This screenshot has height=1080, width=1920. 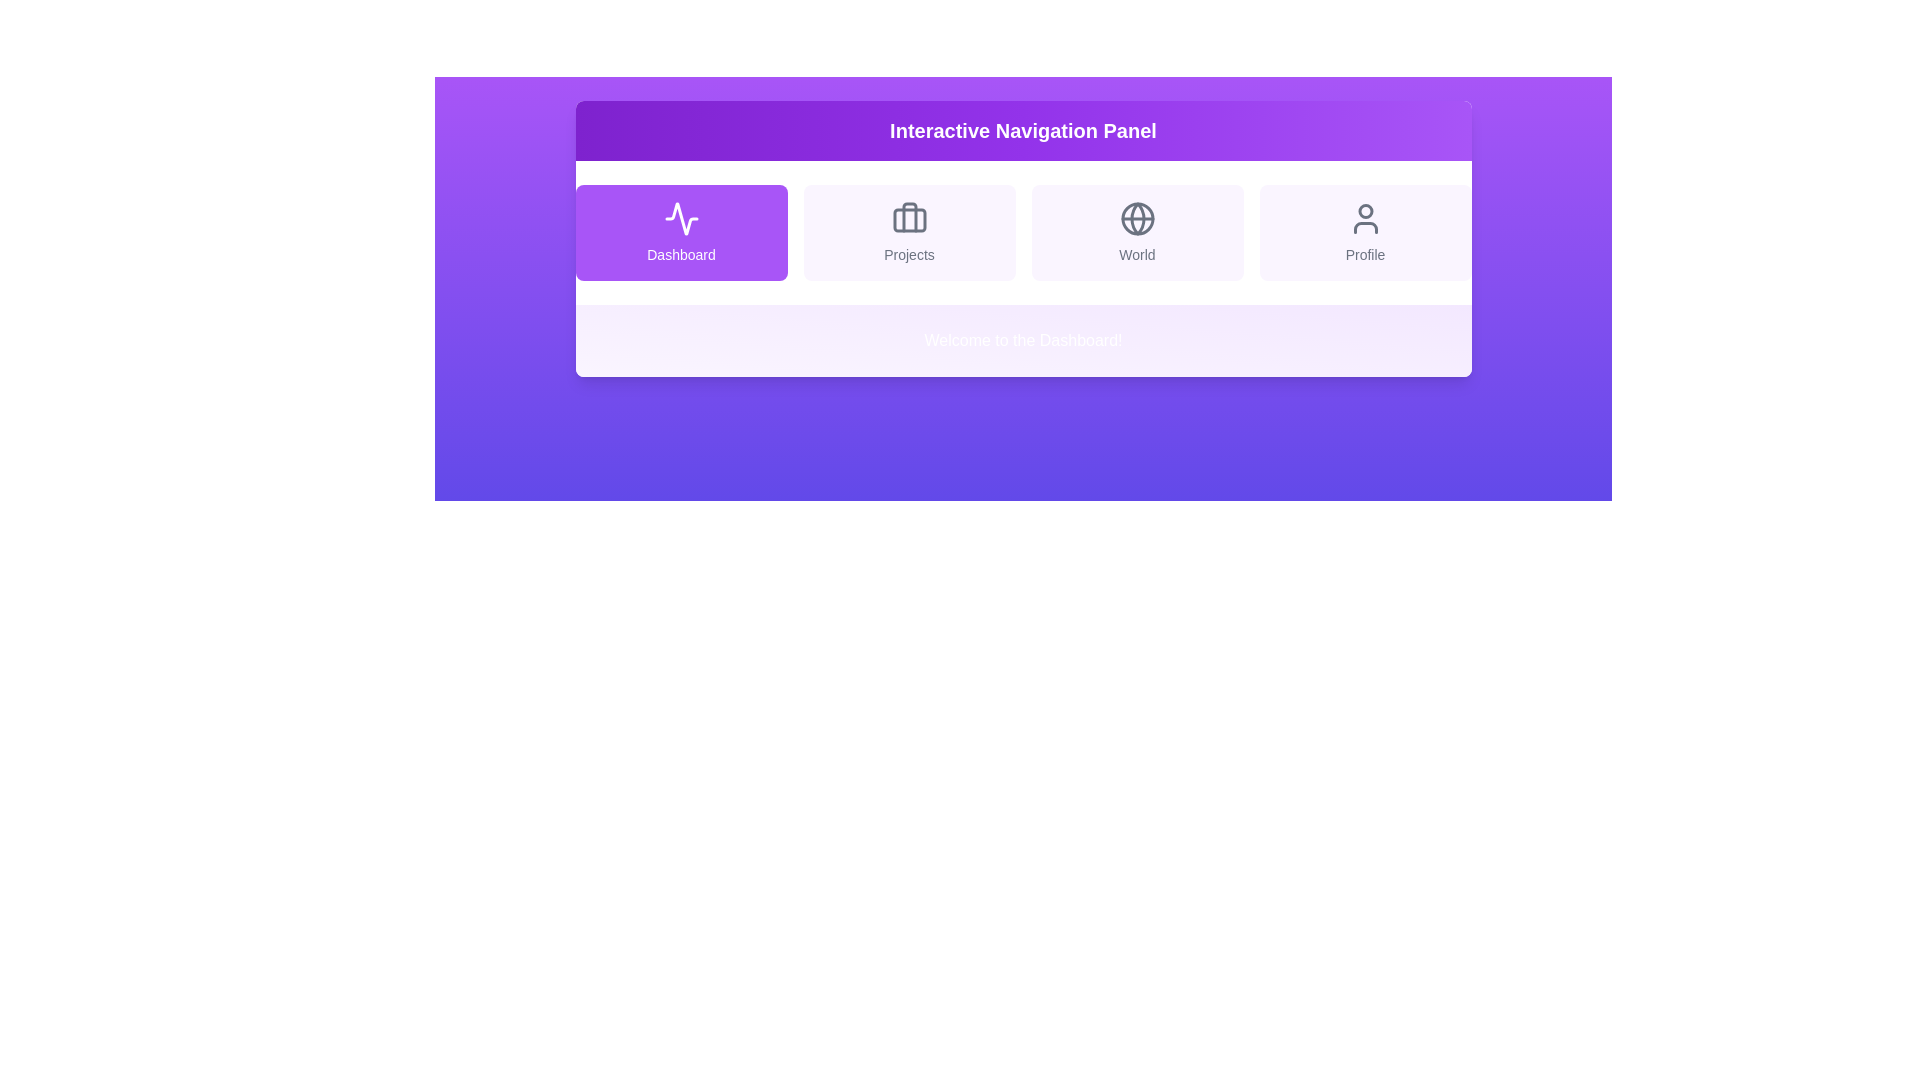 I want to click on the header element labeled 'Interactive Navigation Panel', which has a gradient background and bold white text, so click(x=1023, y=131).